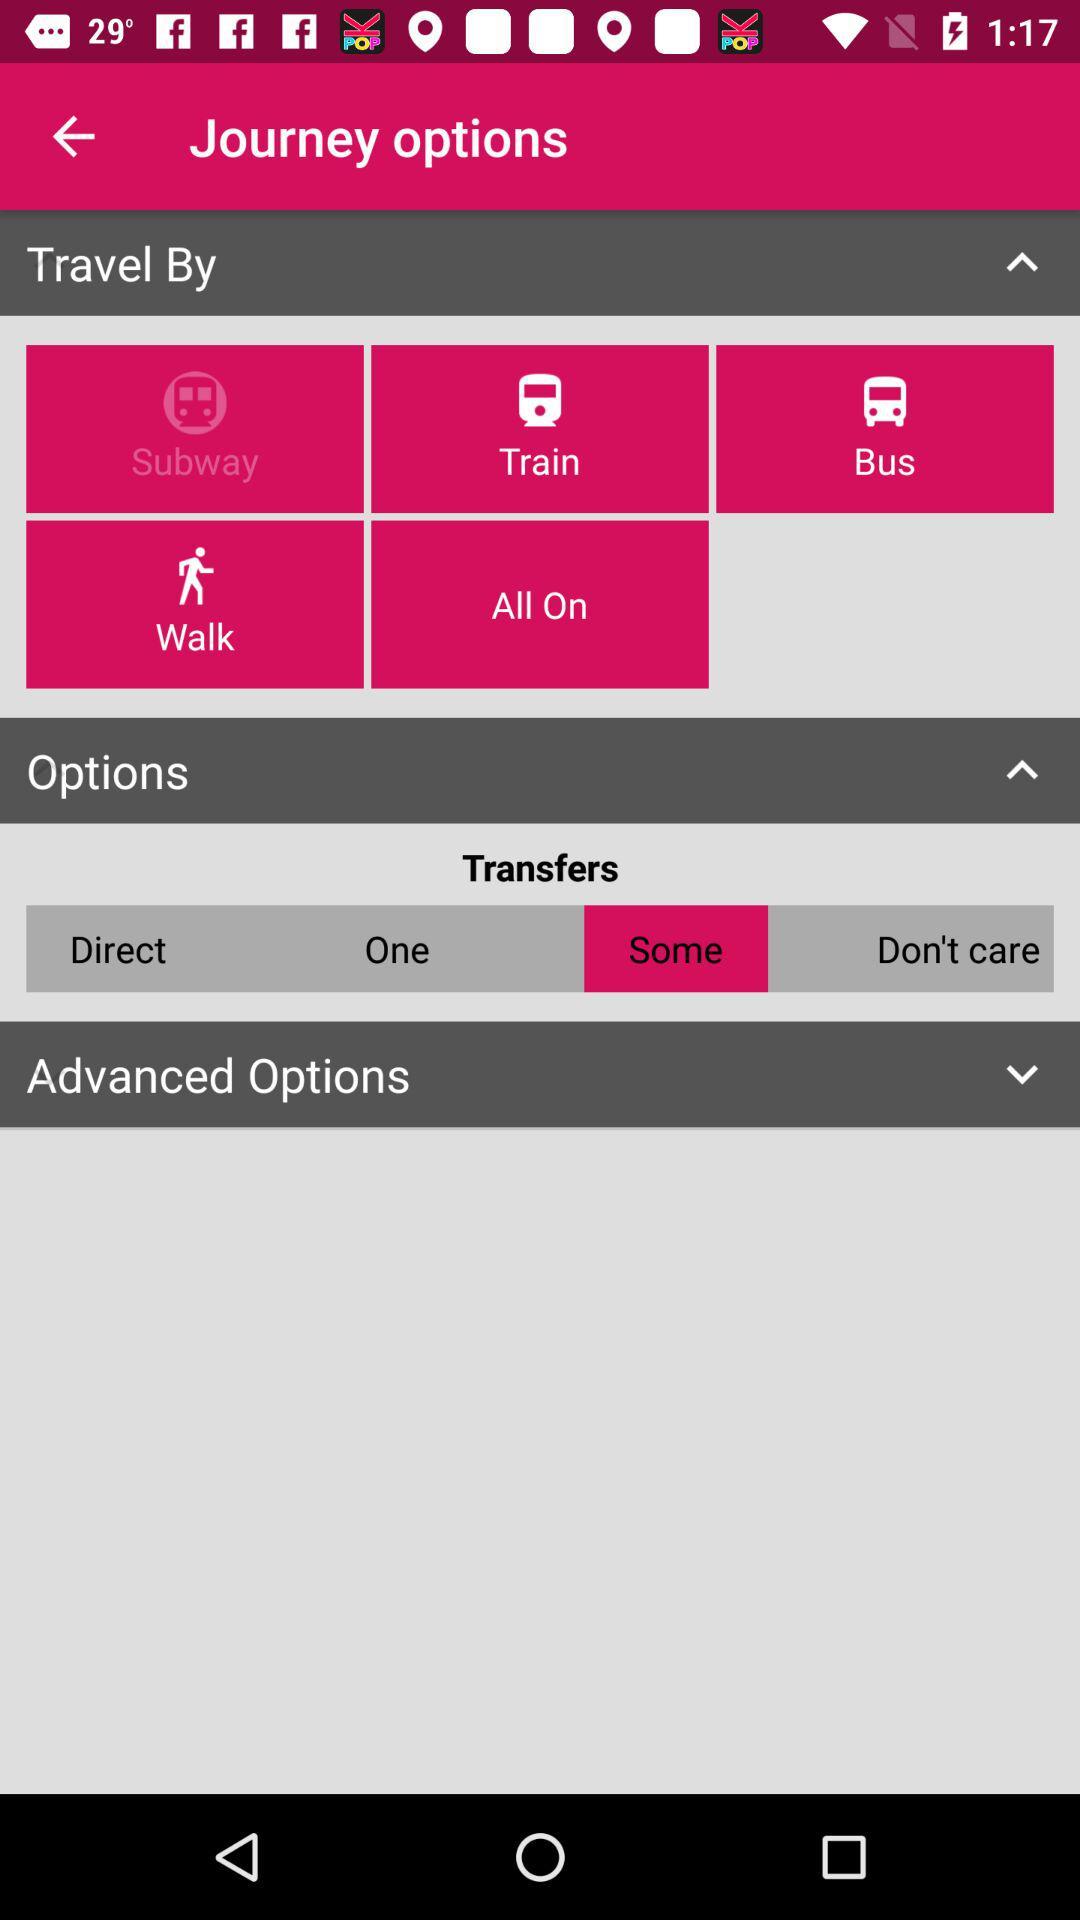 This screenshot has height=1920, width=1080. Describe the element at coordinates (957, 947) in the screenshot. I see `don't care` at that location.